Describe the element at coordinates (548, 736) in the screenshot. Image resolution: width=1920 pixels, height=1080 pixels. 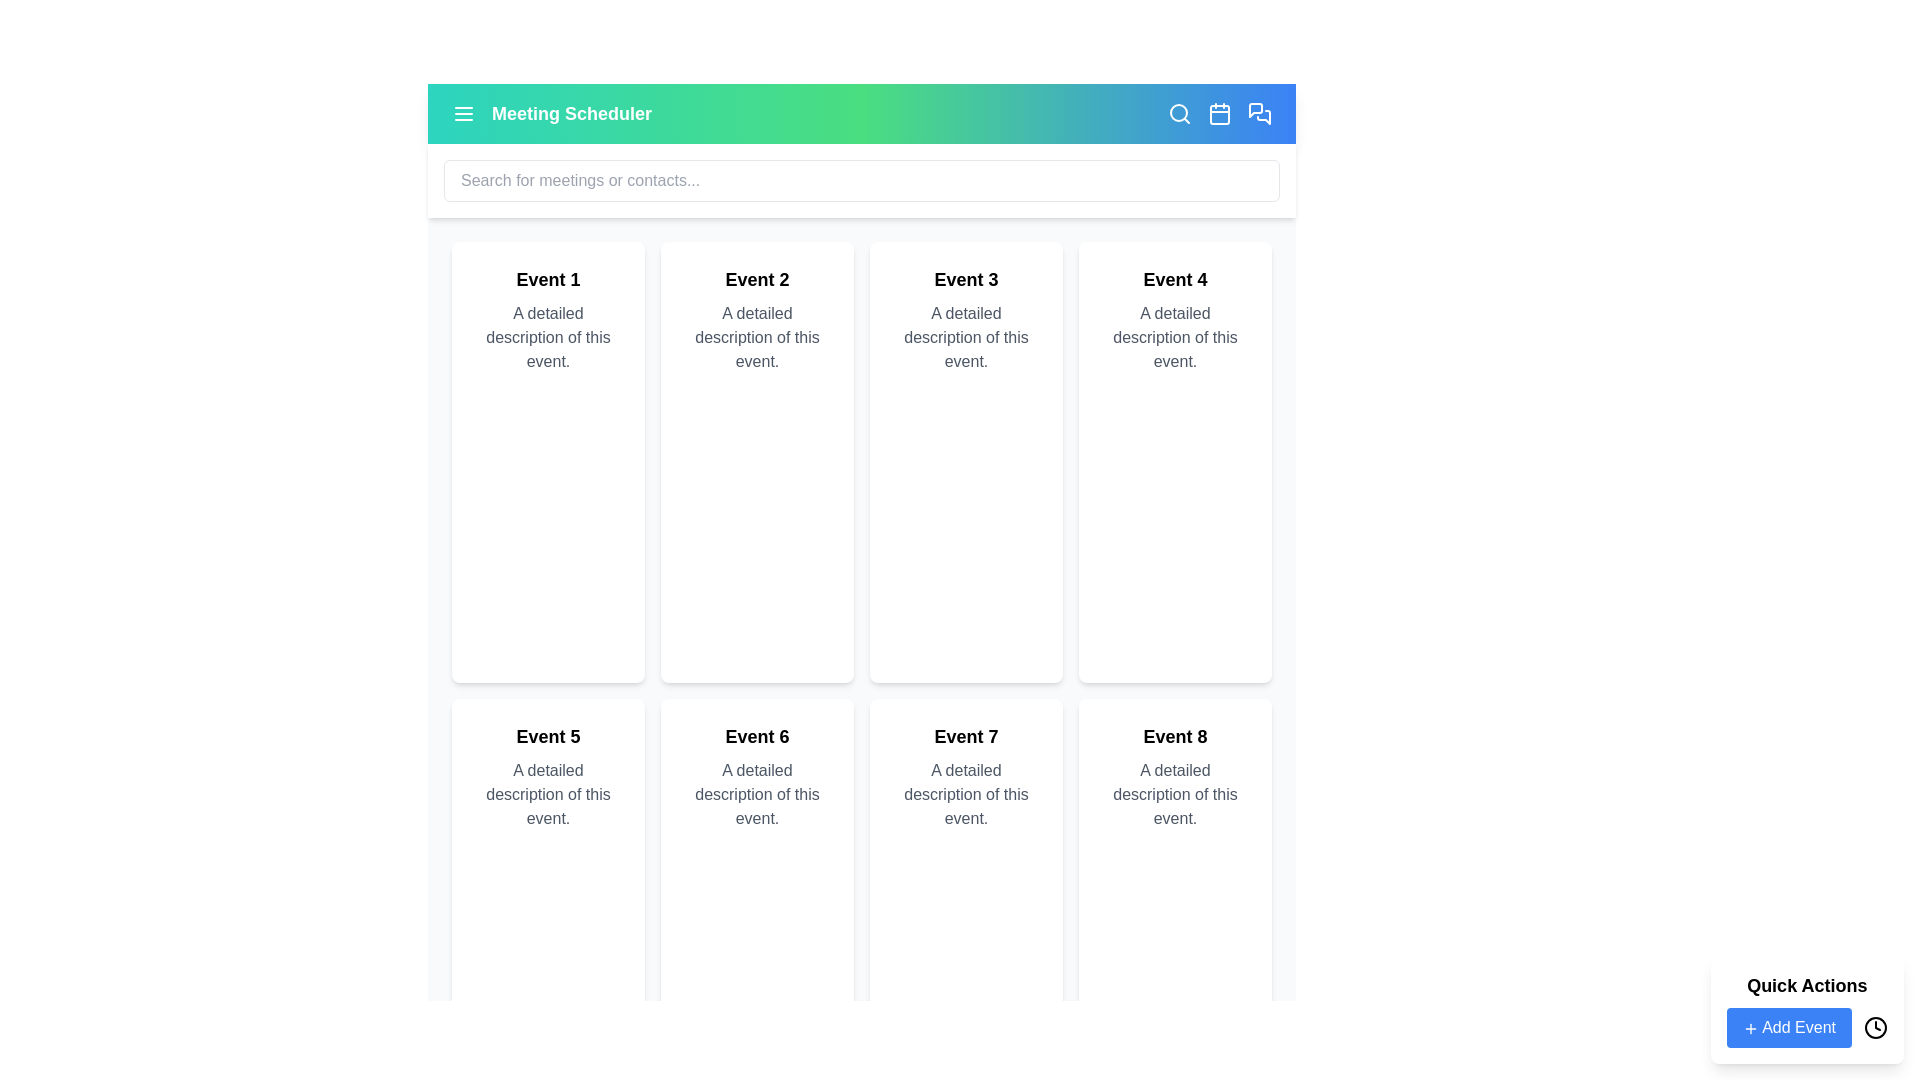
I see `the text heading 'Event 5', which is located at the top-center of the first card in the second row of a 4x2 grid layout` at that location.